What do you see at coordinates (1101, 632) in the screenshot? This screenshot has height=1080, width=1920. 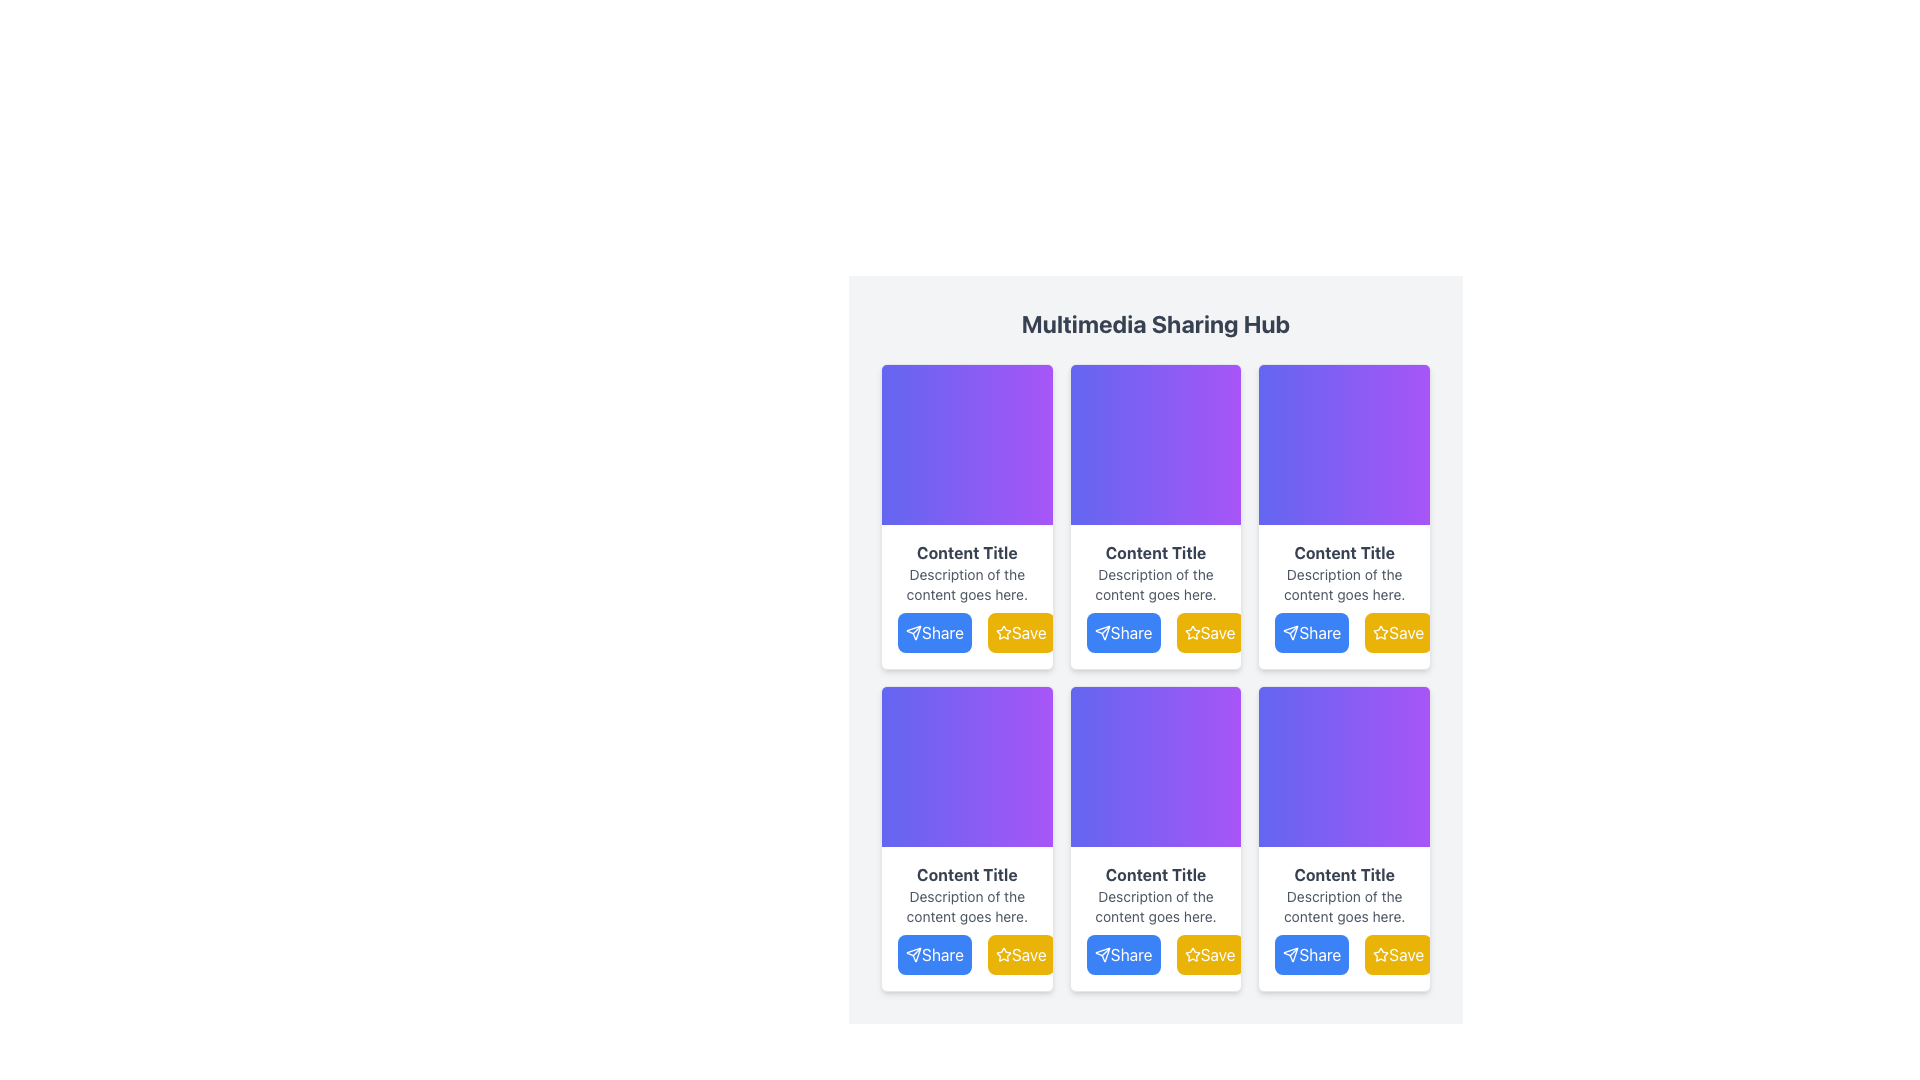 I see `the 'Share' button by navigating to the decorative icon within the button located at the bottom-left corner of the second content card in the top row of the grid layout` at bounding box center [1101, 632].